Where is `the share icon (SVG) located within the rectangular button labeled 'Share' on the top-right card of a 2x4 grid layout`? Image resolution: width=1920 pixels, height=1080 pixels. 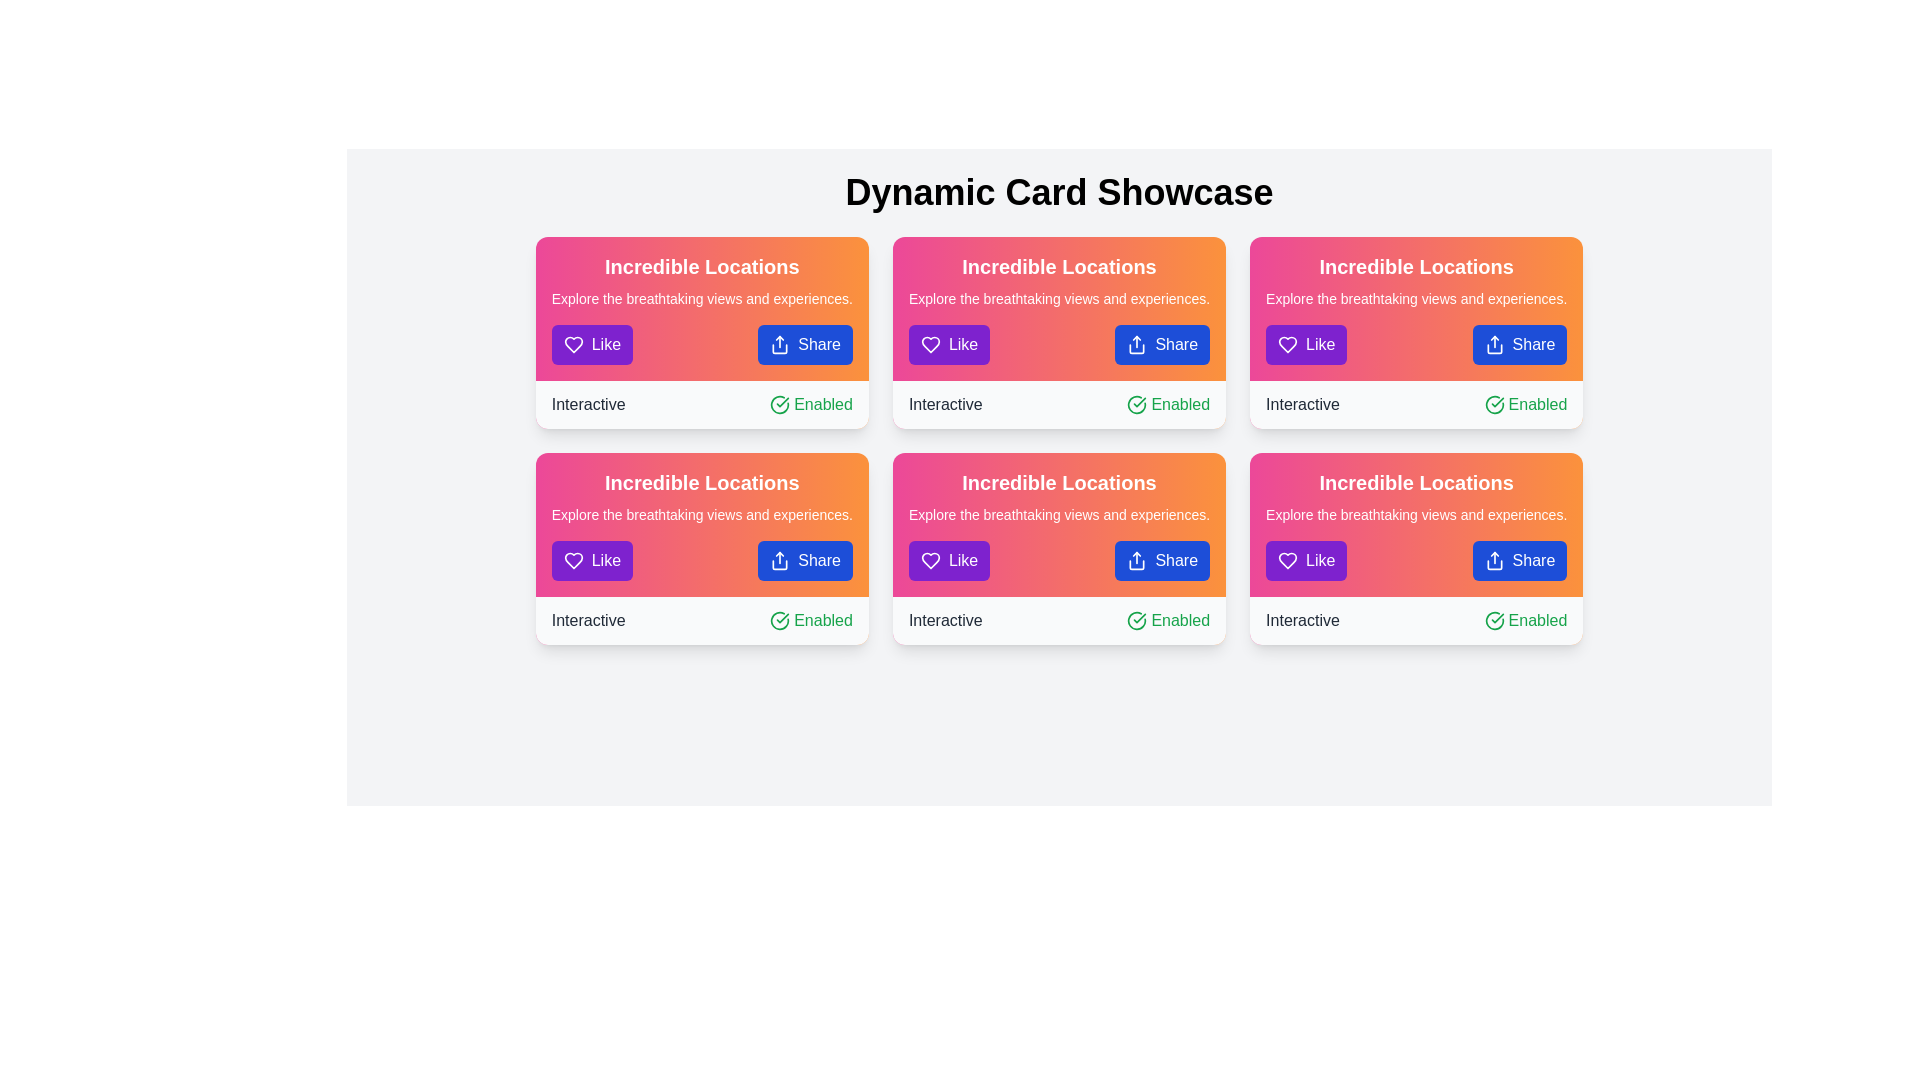 the share icon (SVG) located within the rectangular button labeled 'Share' on the top-right card of a 2x4 grid layout is located at coordinates (1494, 343).